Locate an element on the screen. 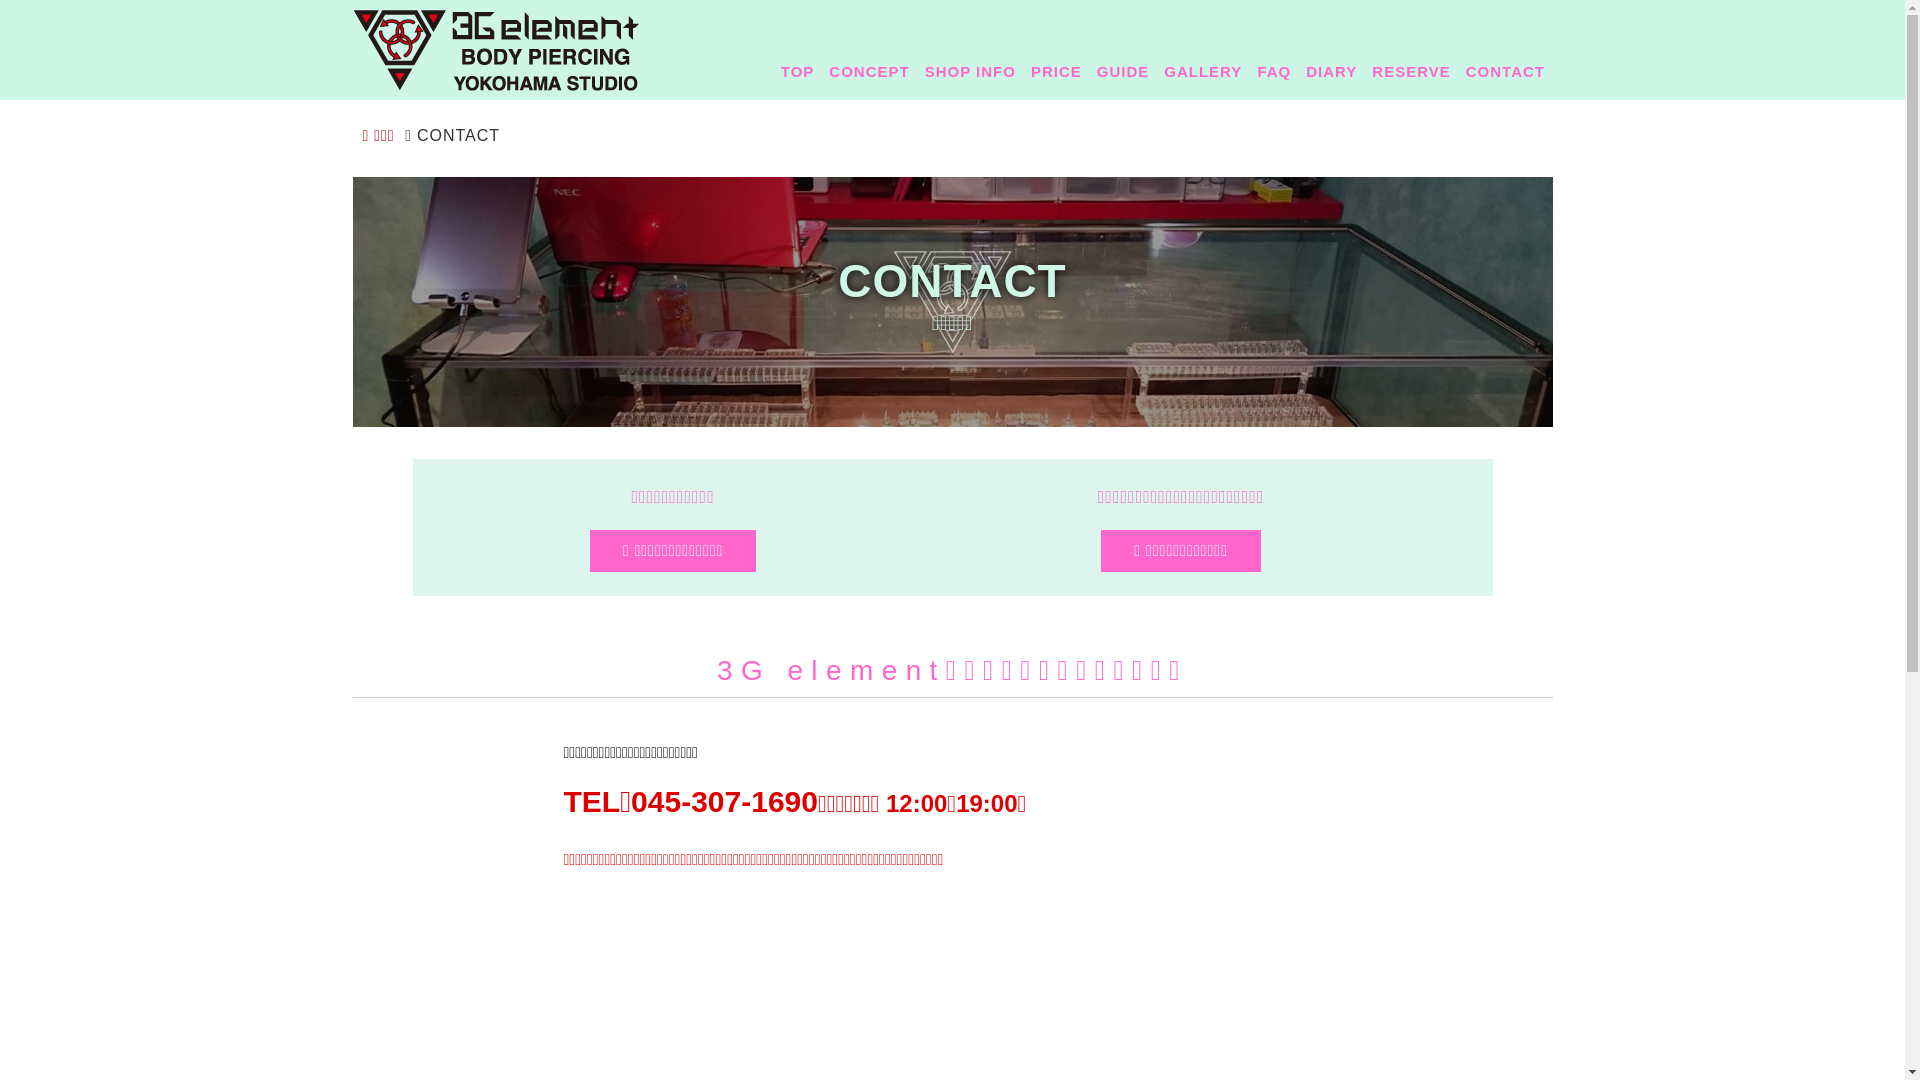  'RESERVE' is located at coordinates (1410, 69).